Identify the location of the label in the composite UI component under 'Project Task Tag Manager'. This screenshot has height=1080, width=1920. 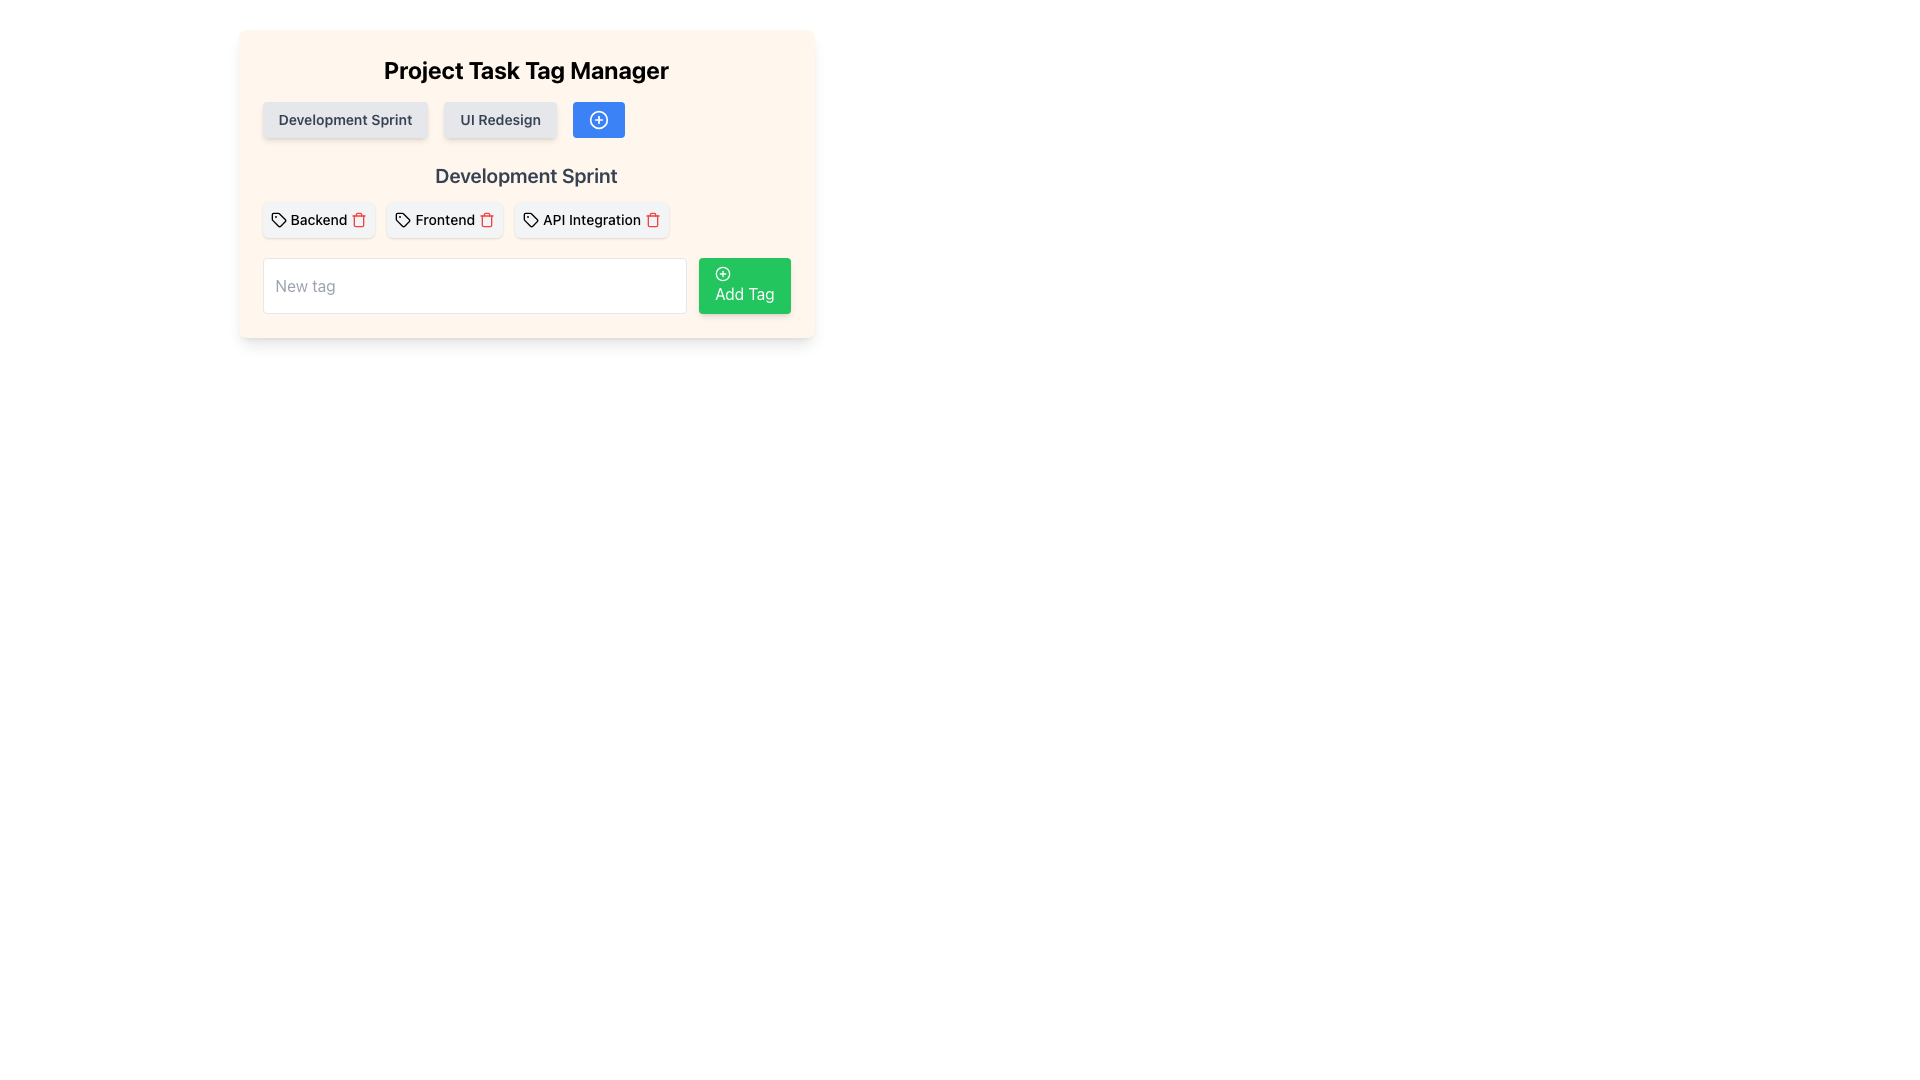
(526, 119).